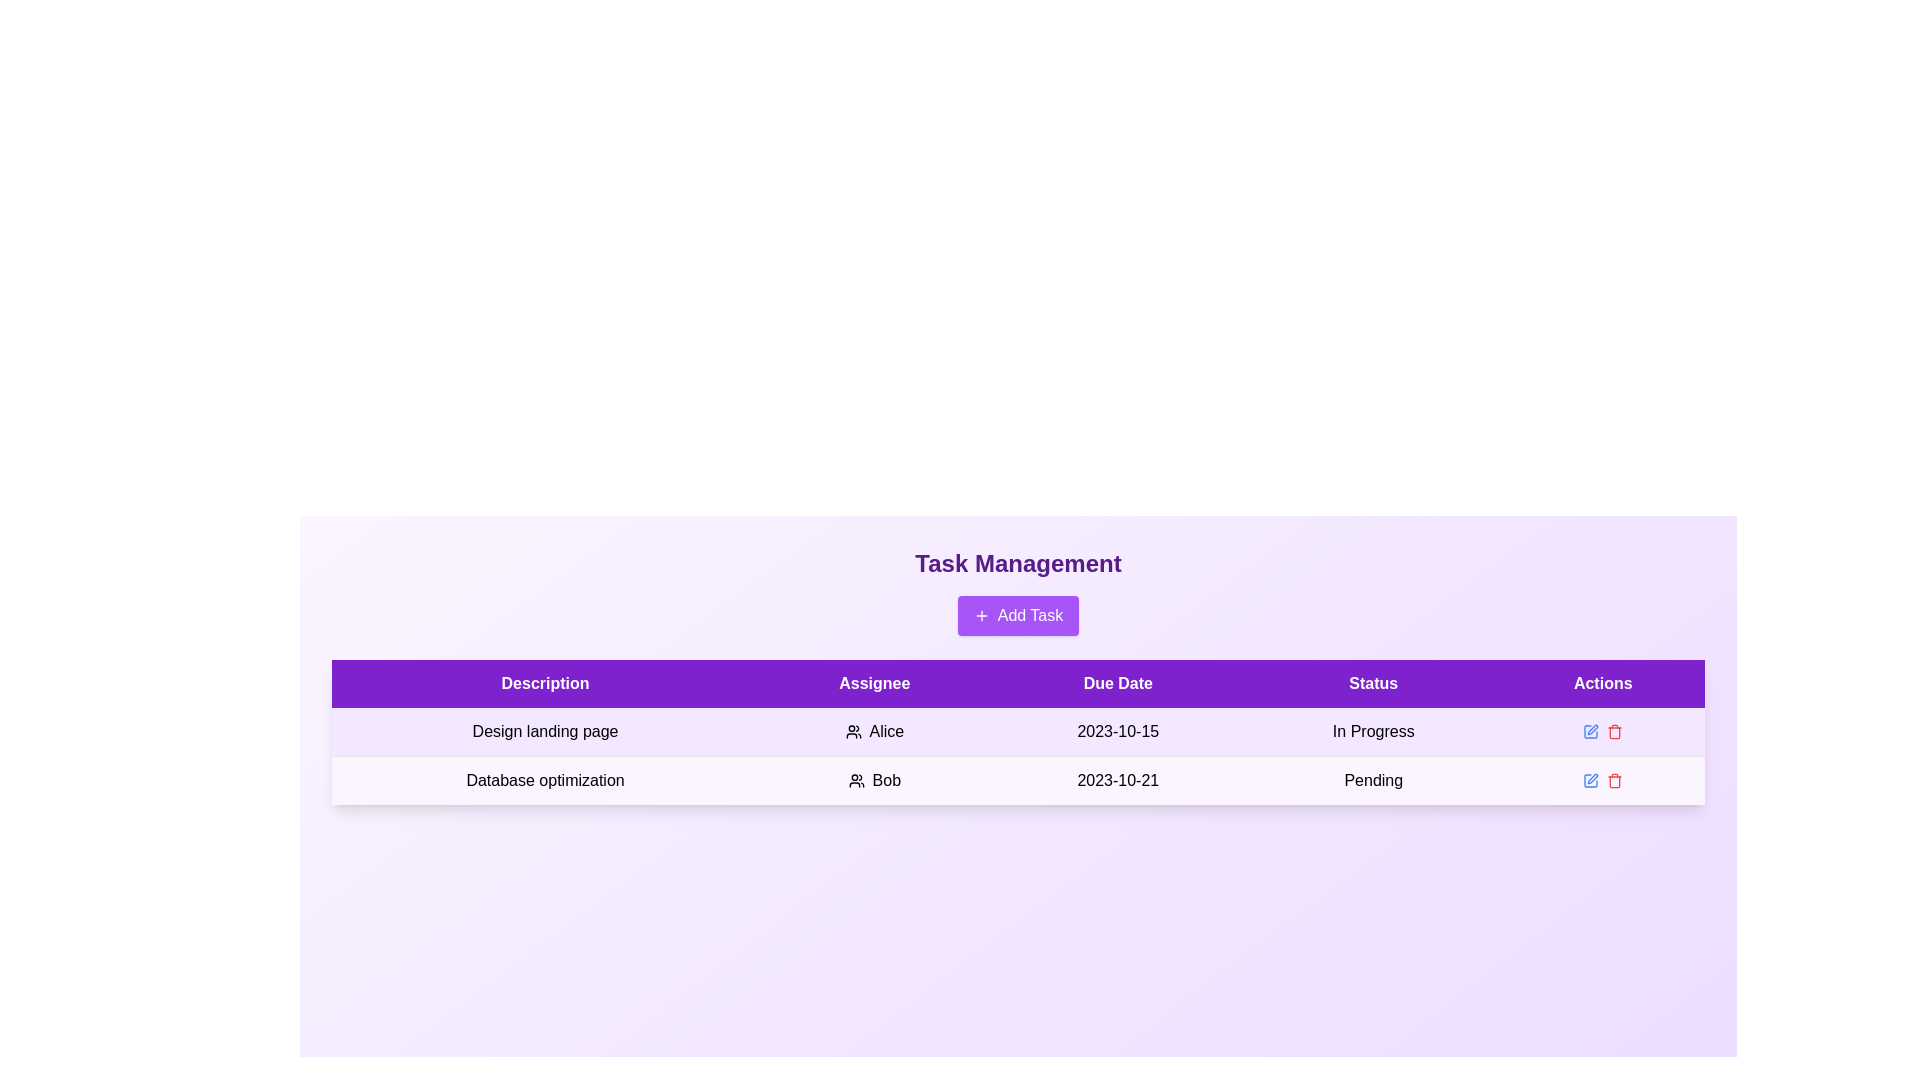 The width and height of the screenshot is (1920, 1080). What do you see at coordinates (1603, 779) in the screenshot?
I see `the grouped interactive icons in the 'Actions' column of the second row for the task titled 'Database optimization'` at bounding box center [1603, 779].